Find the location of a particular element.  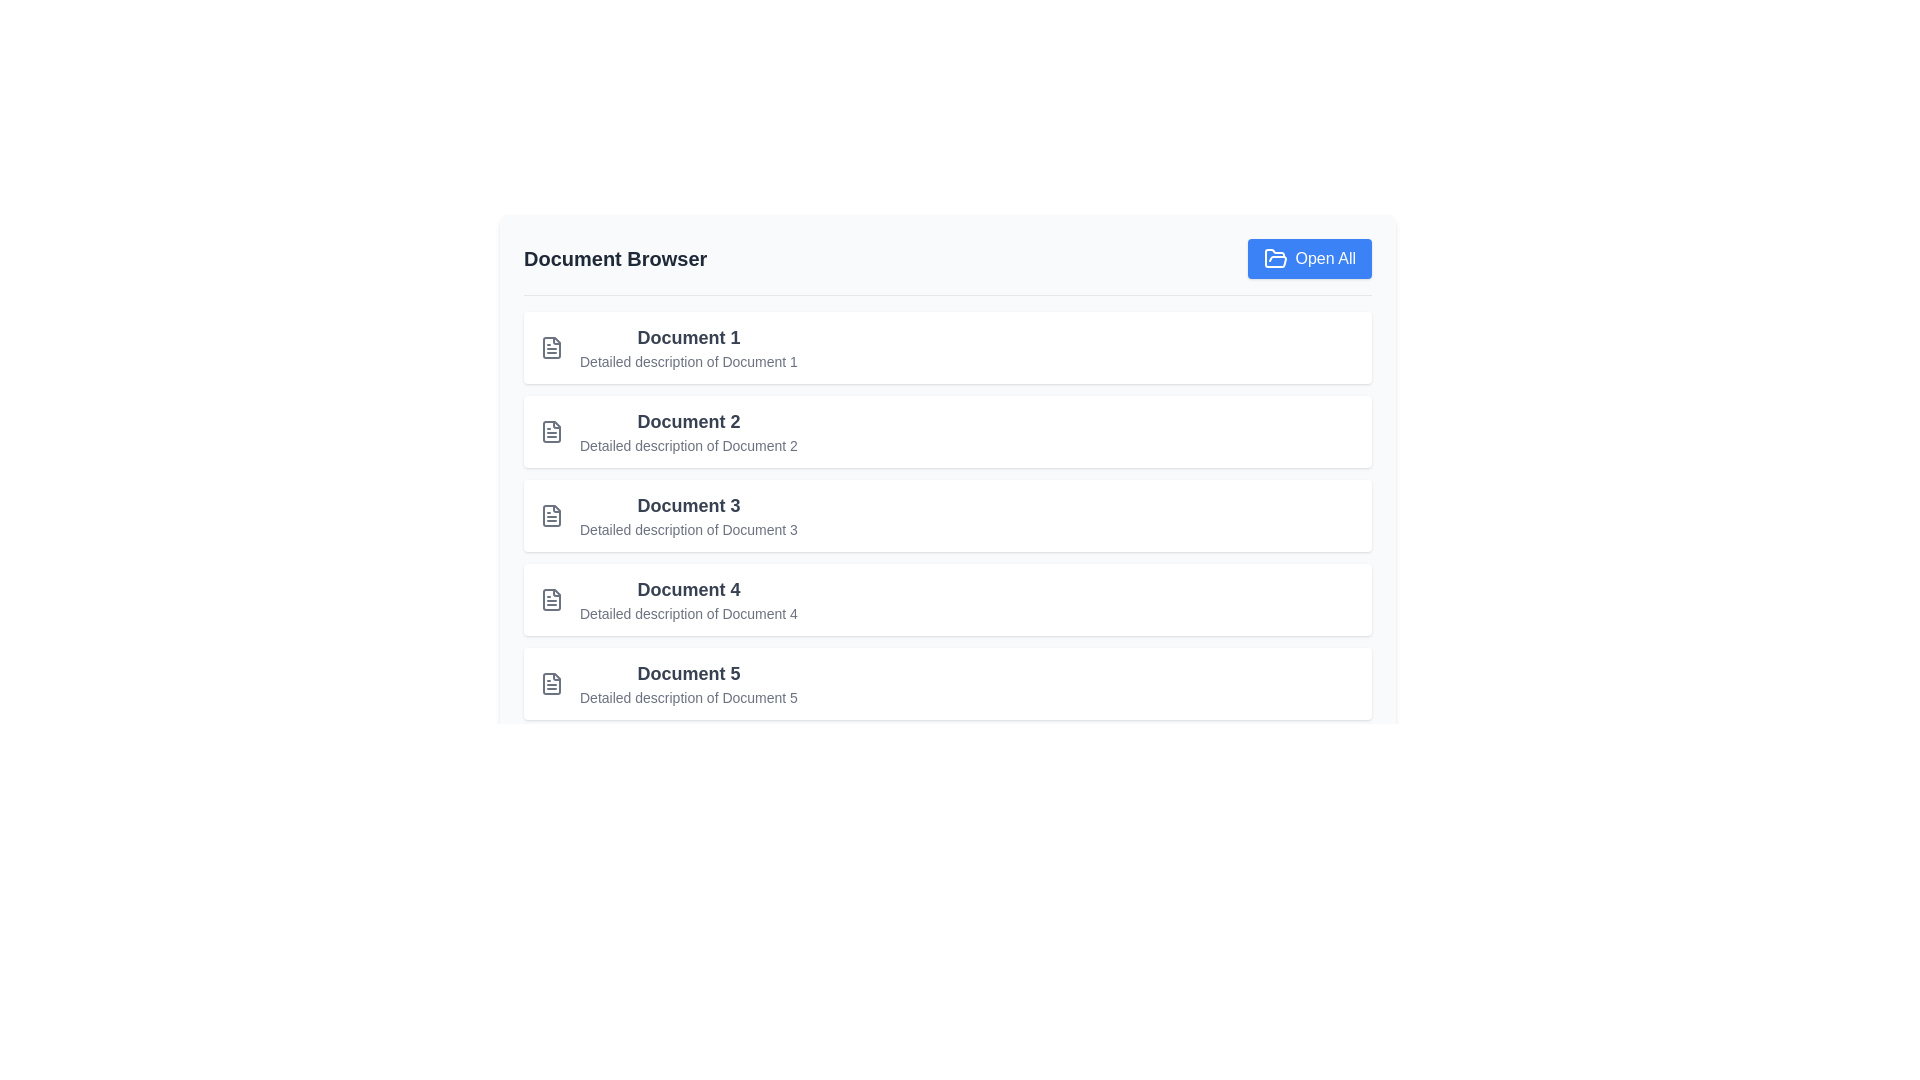

the Decorative icon located at the leftmost position within the rounded rectangular card representing 'Document 1' is located at coordinates (552, 346).